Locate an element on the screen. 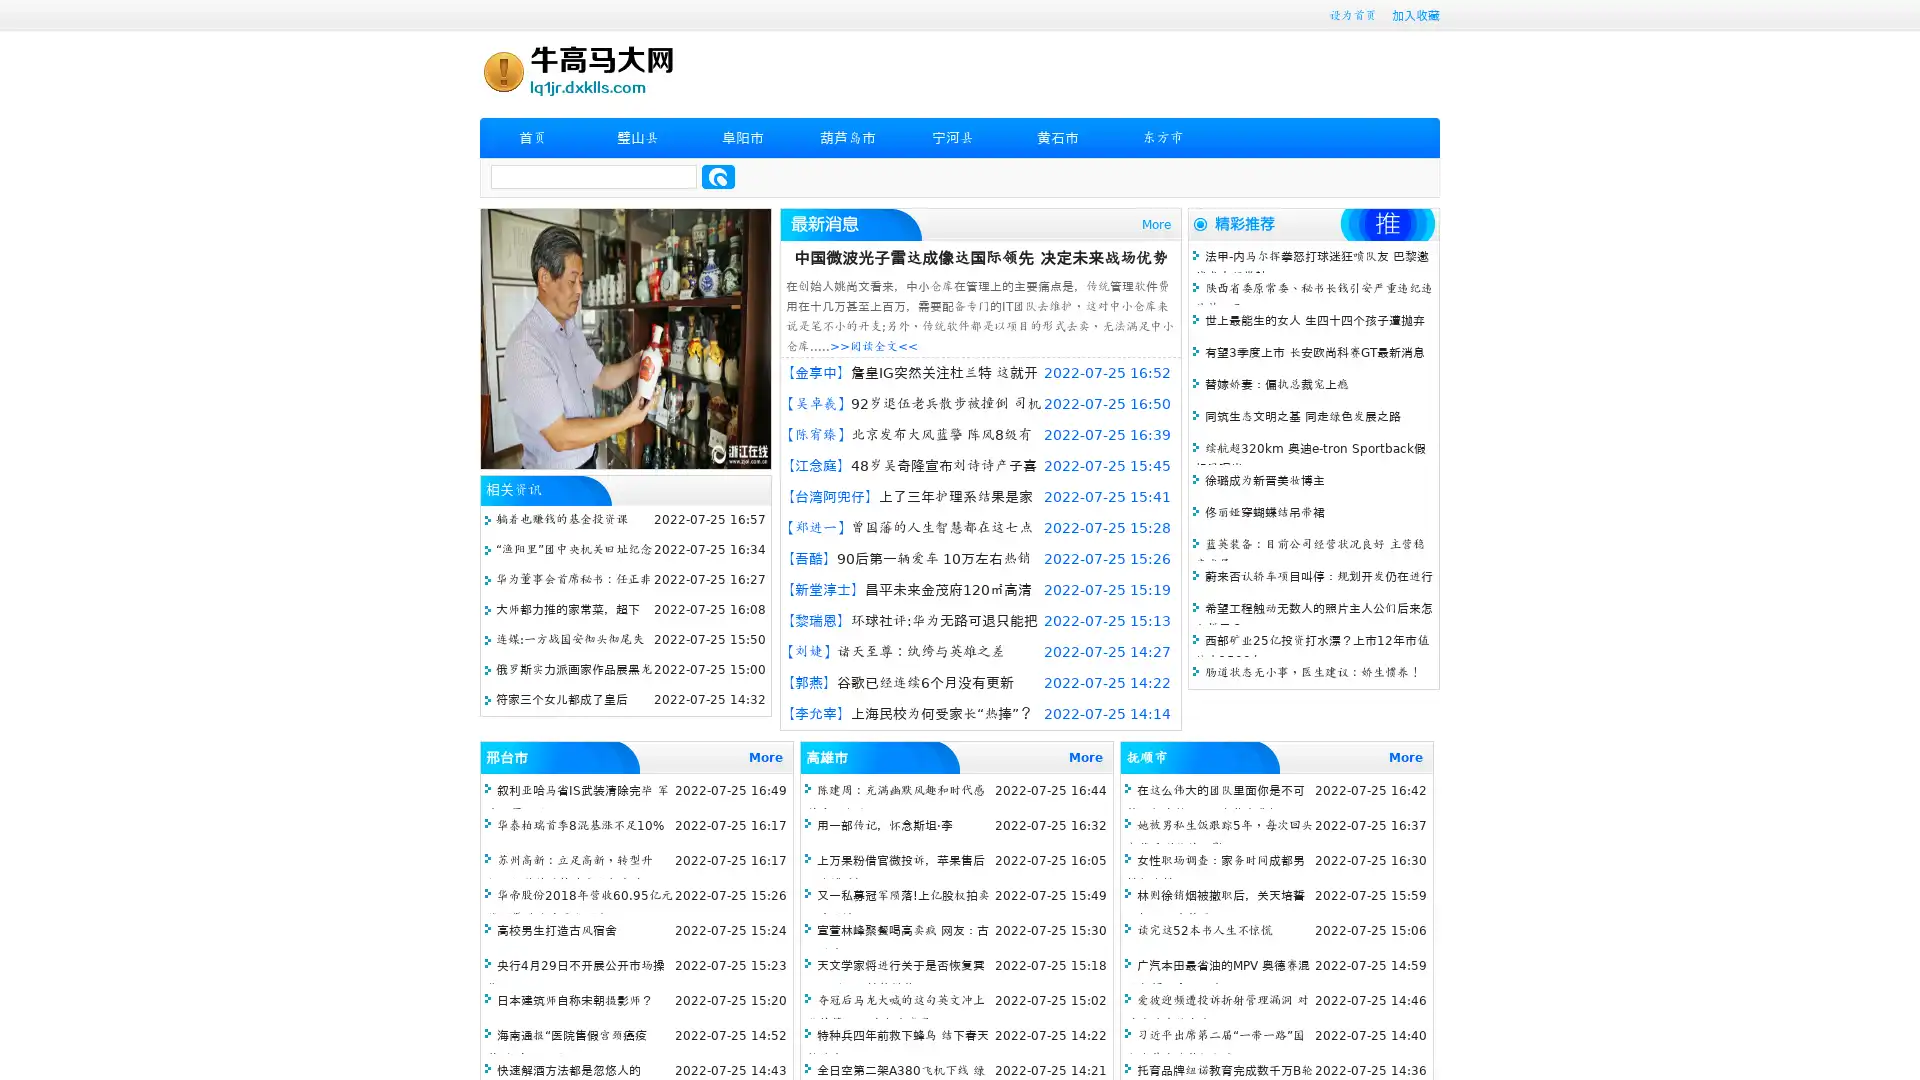  Search is located at coordinates (718, 176).